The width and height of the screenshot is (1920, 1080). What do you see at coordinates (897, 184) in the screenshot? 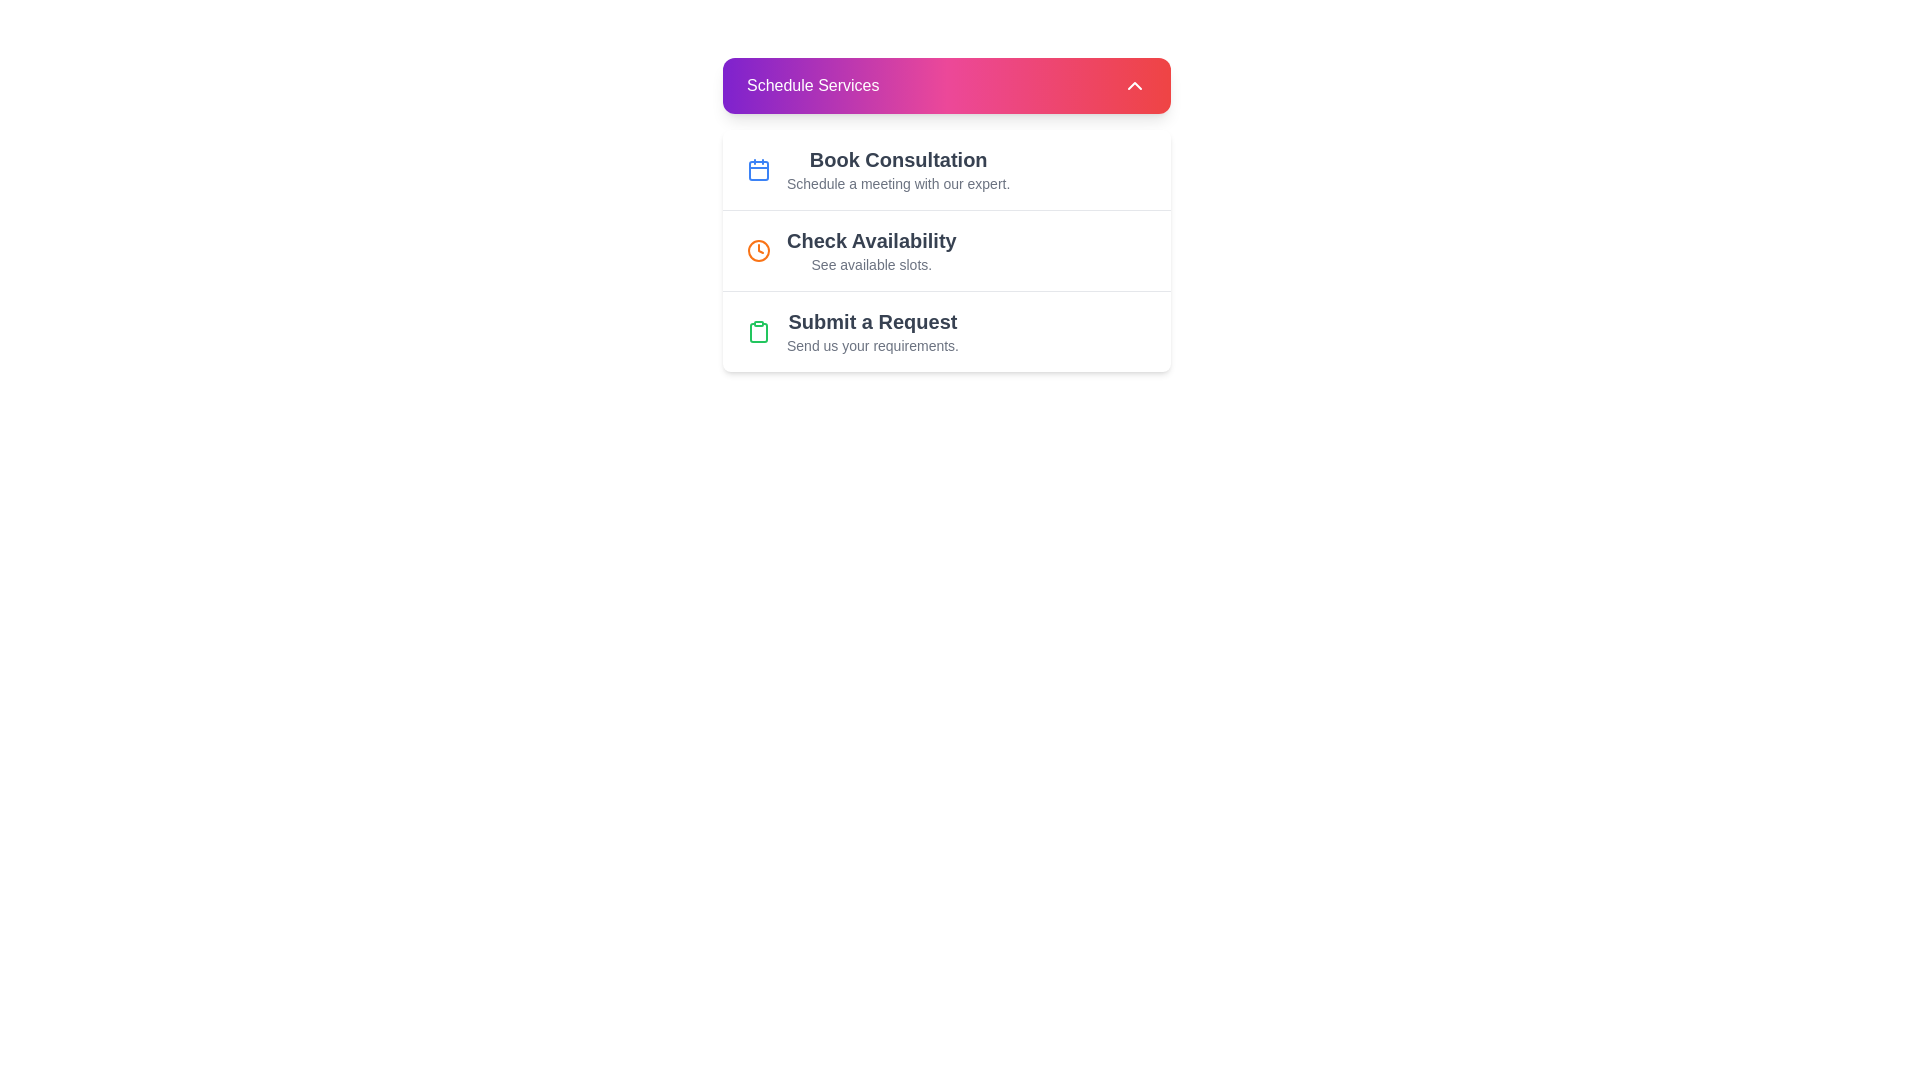
I see `text element that says 'Schedule a meeting with our expert.', which is located directly beneath the 'Book Consultation' heading` at bounding box center [897, 184].